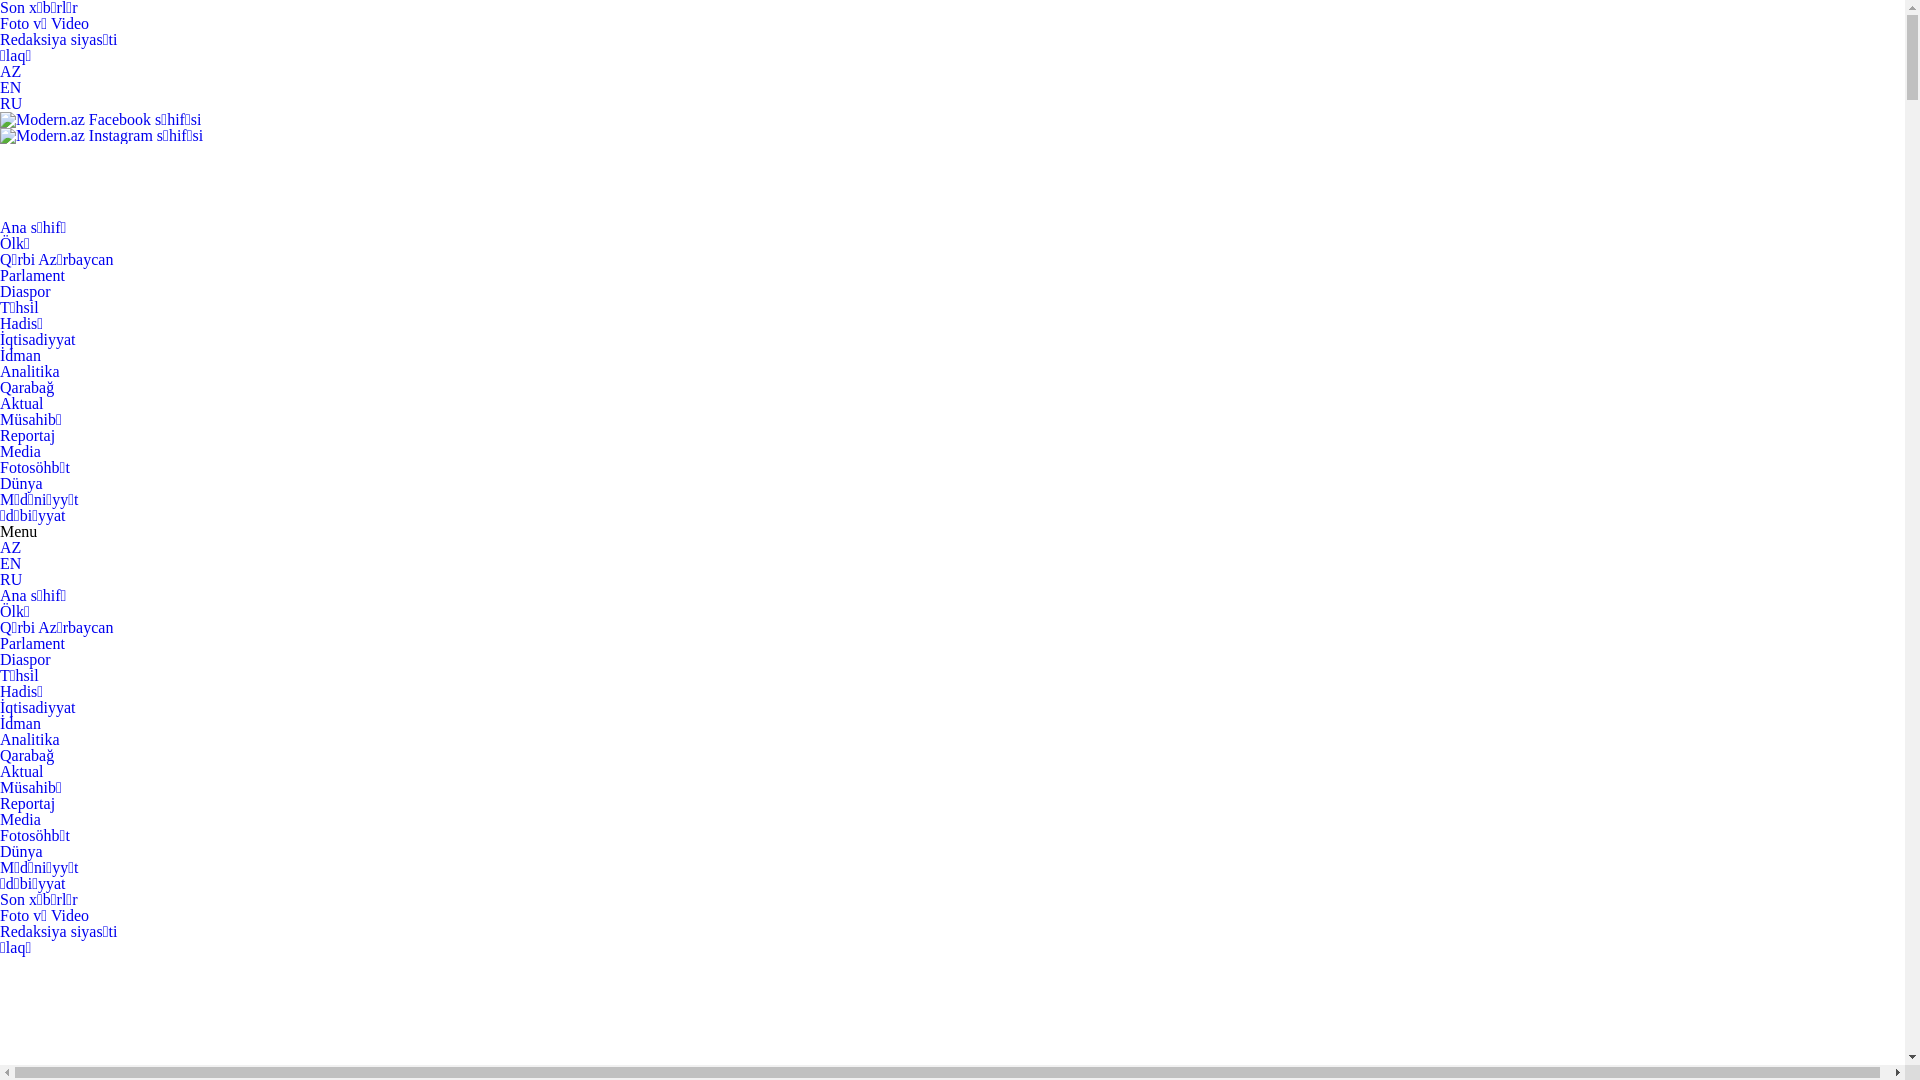 Image resolution: width=1920 pixels, height=1080 pixels. What do you see at coordinates (10, 547) in the screenshot?
I see `'AZ'` at bounding box center [10, 547].